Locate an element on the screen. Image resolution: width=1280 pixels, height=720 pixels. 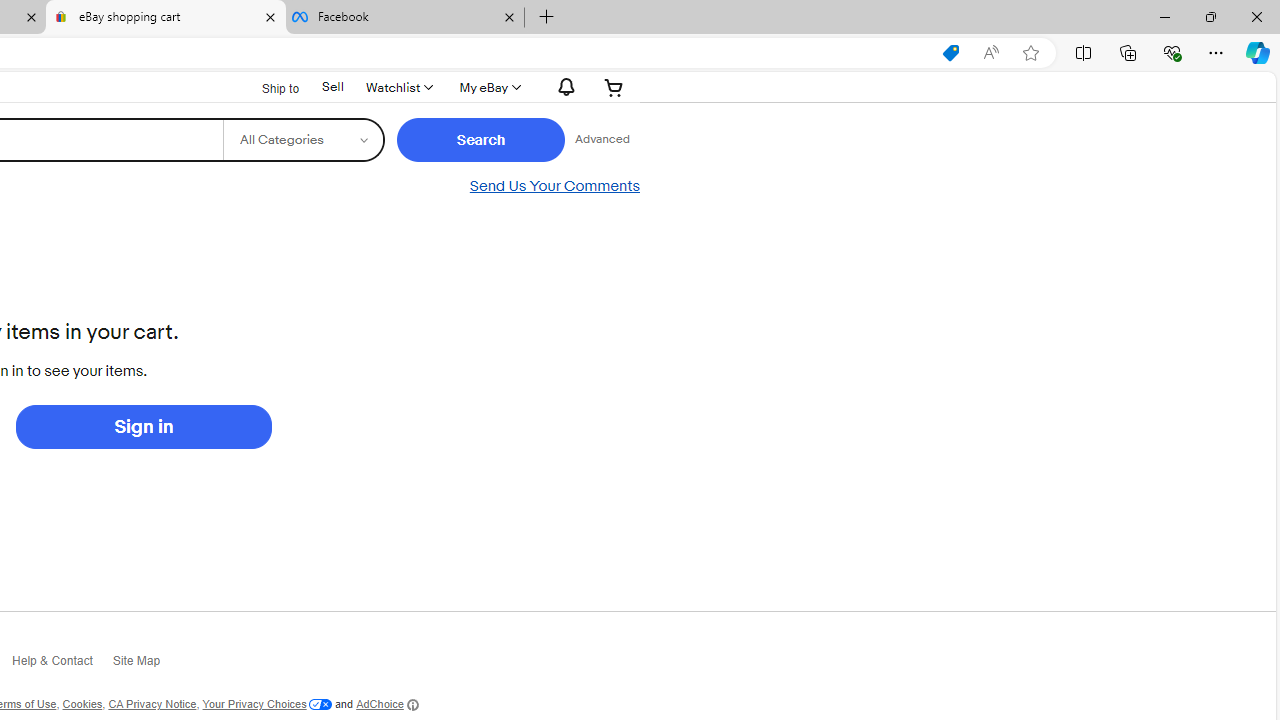
'AdChoice' is located at coordinates (387, 703).